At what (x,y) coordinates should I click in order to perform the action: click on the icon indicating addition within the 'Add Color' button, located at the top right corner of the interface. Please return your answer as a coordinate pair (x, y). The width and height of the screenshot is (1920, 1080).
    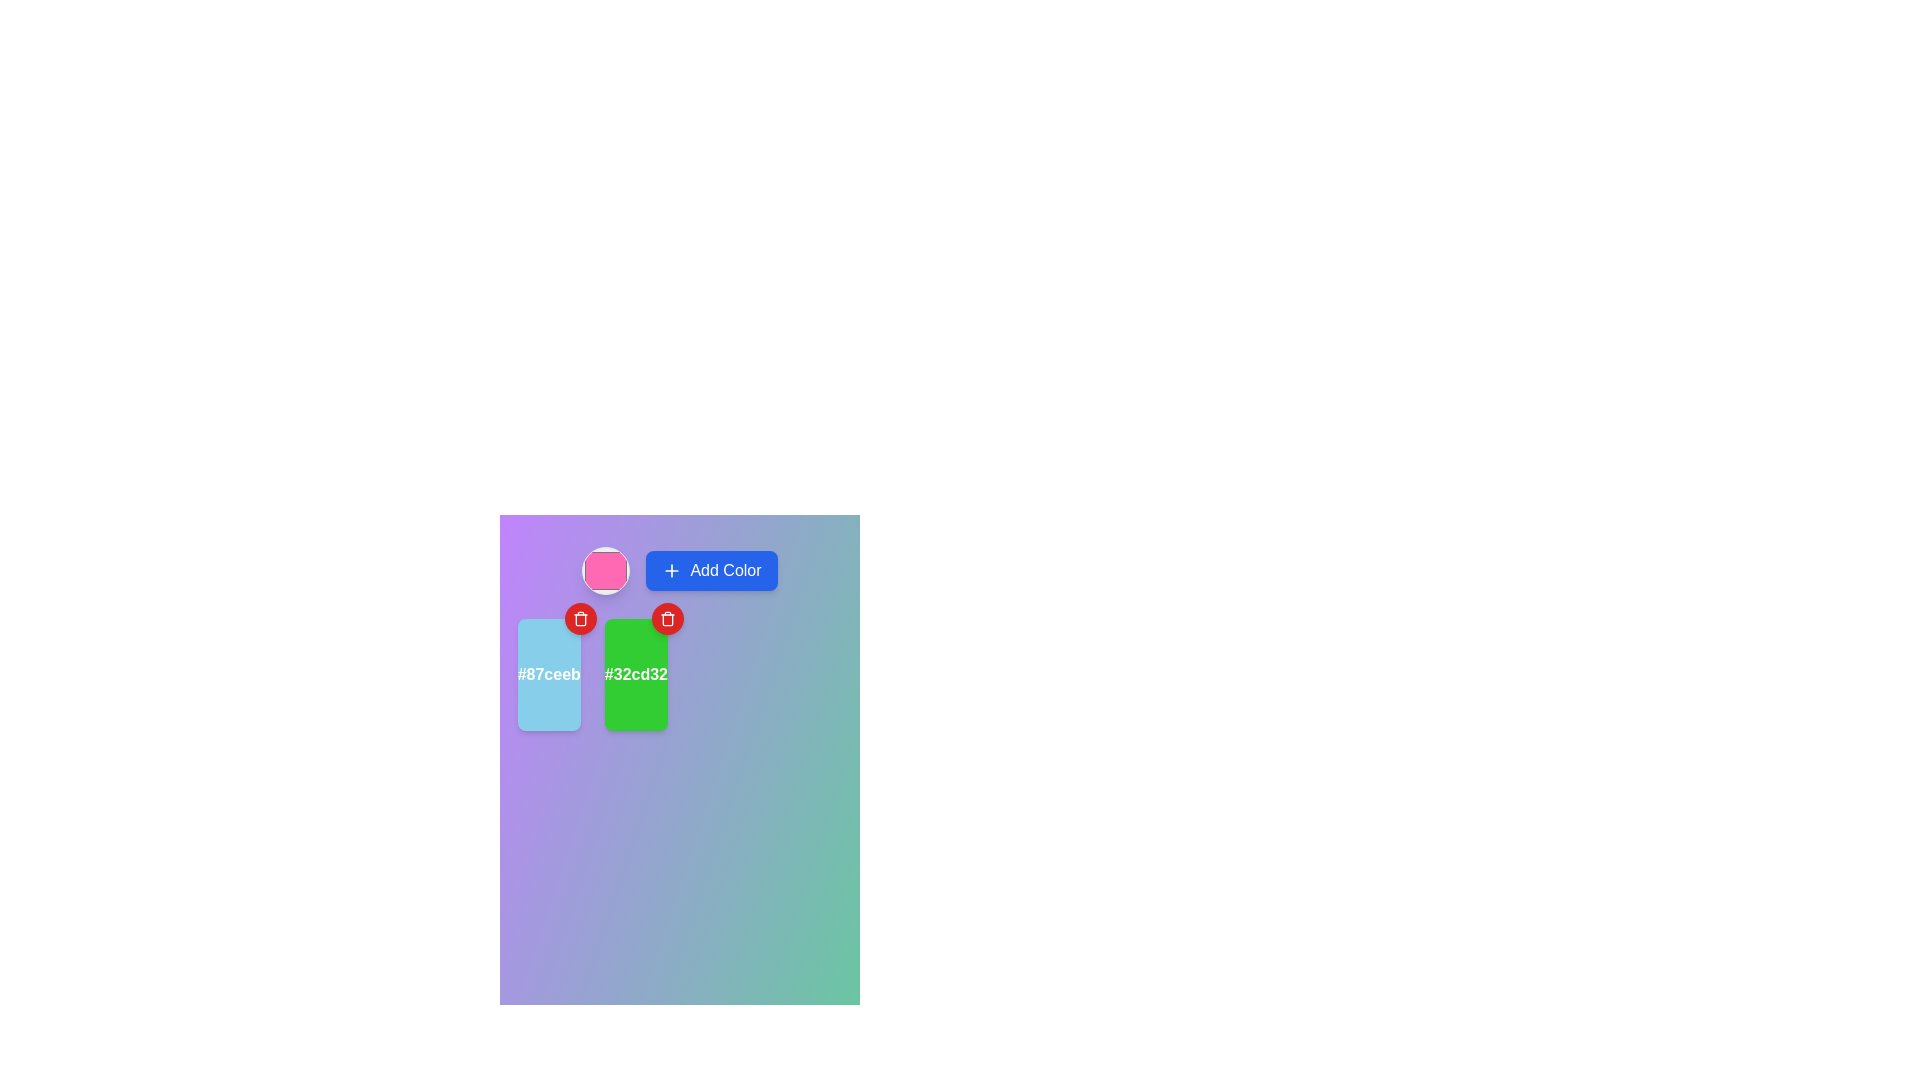
    Looking at the image, I should click on (672, 570).